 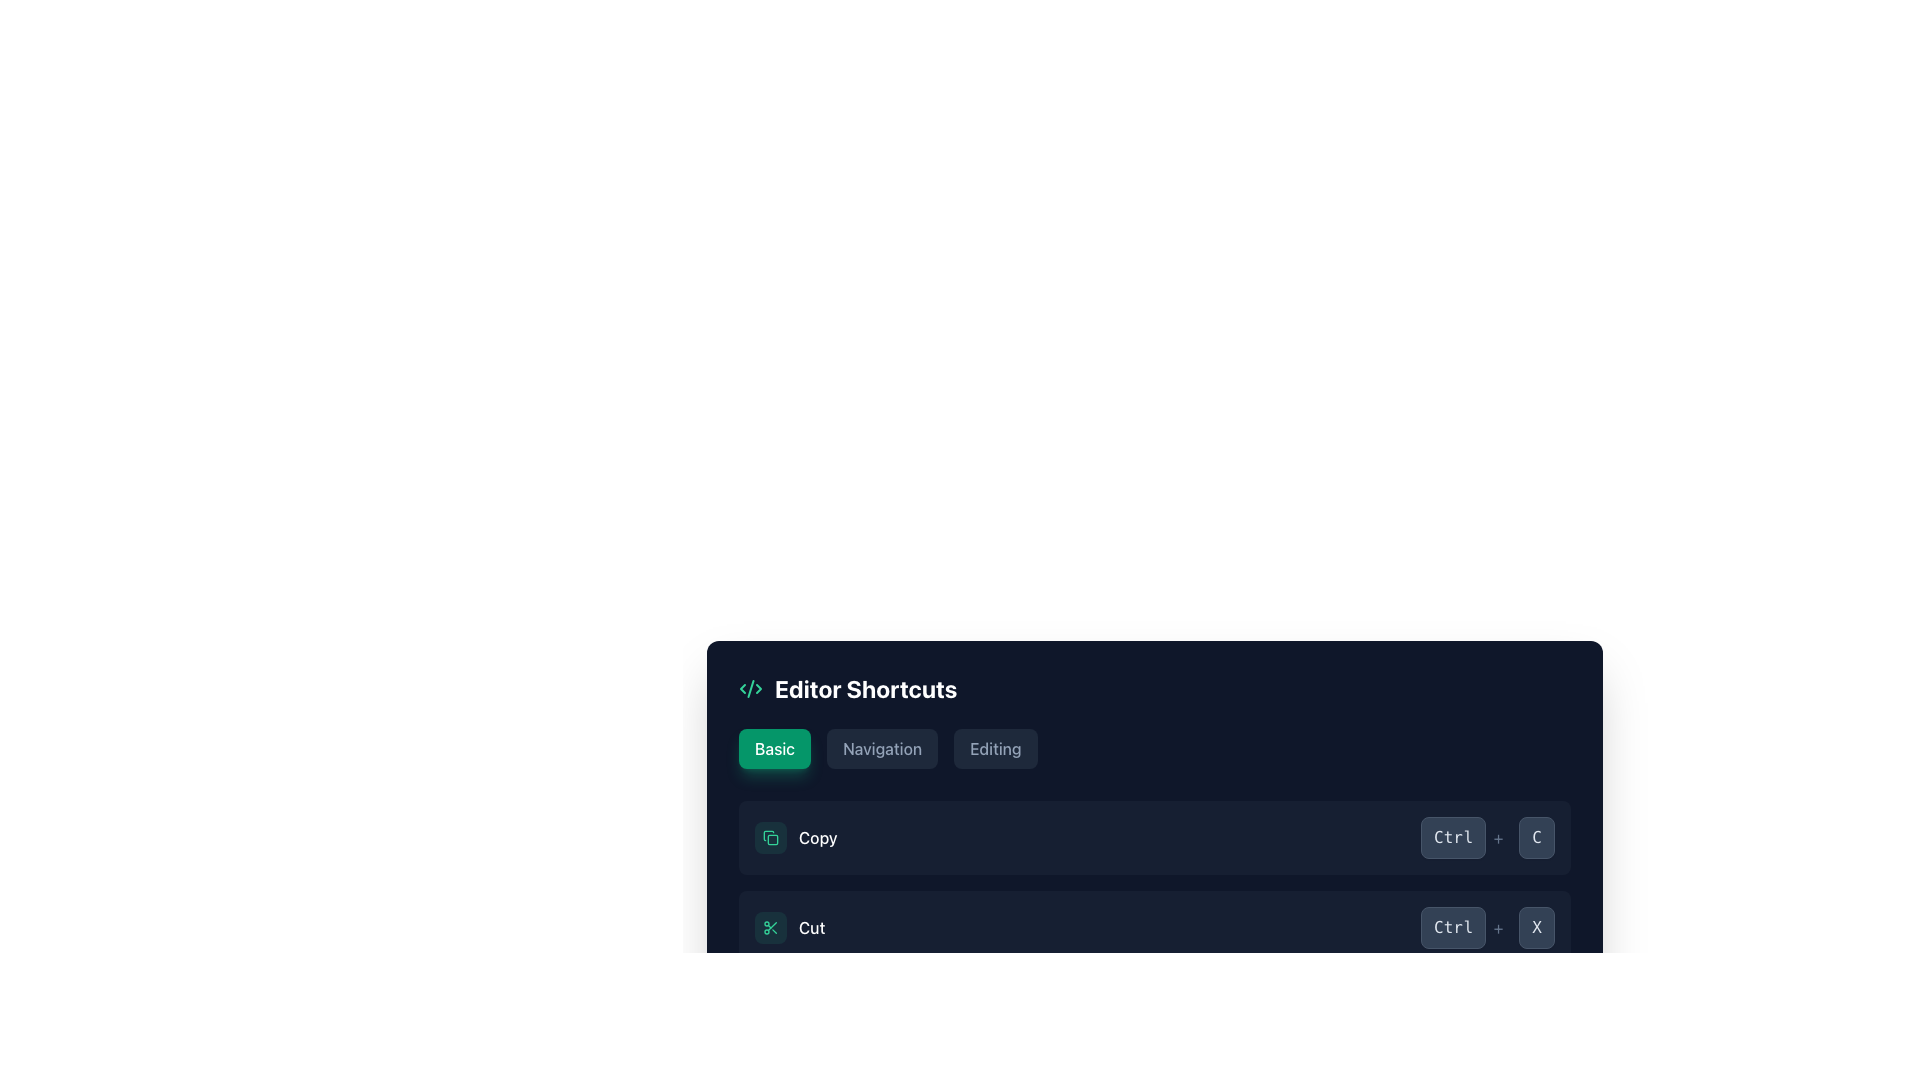 I want to click on the 'Ctrl' key button-like display element, which visually represents the 'Ctrl' key in the shortcut combination, located in the shortcut display section of the interface, so click(x=1453, y=837).